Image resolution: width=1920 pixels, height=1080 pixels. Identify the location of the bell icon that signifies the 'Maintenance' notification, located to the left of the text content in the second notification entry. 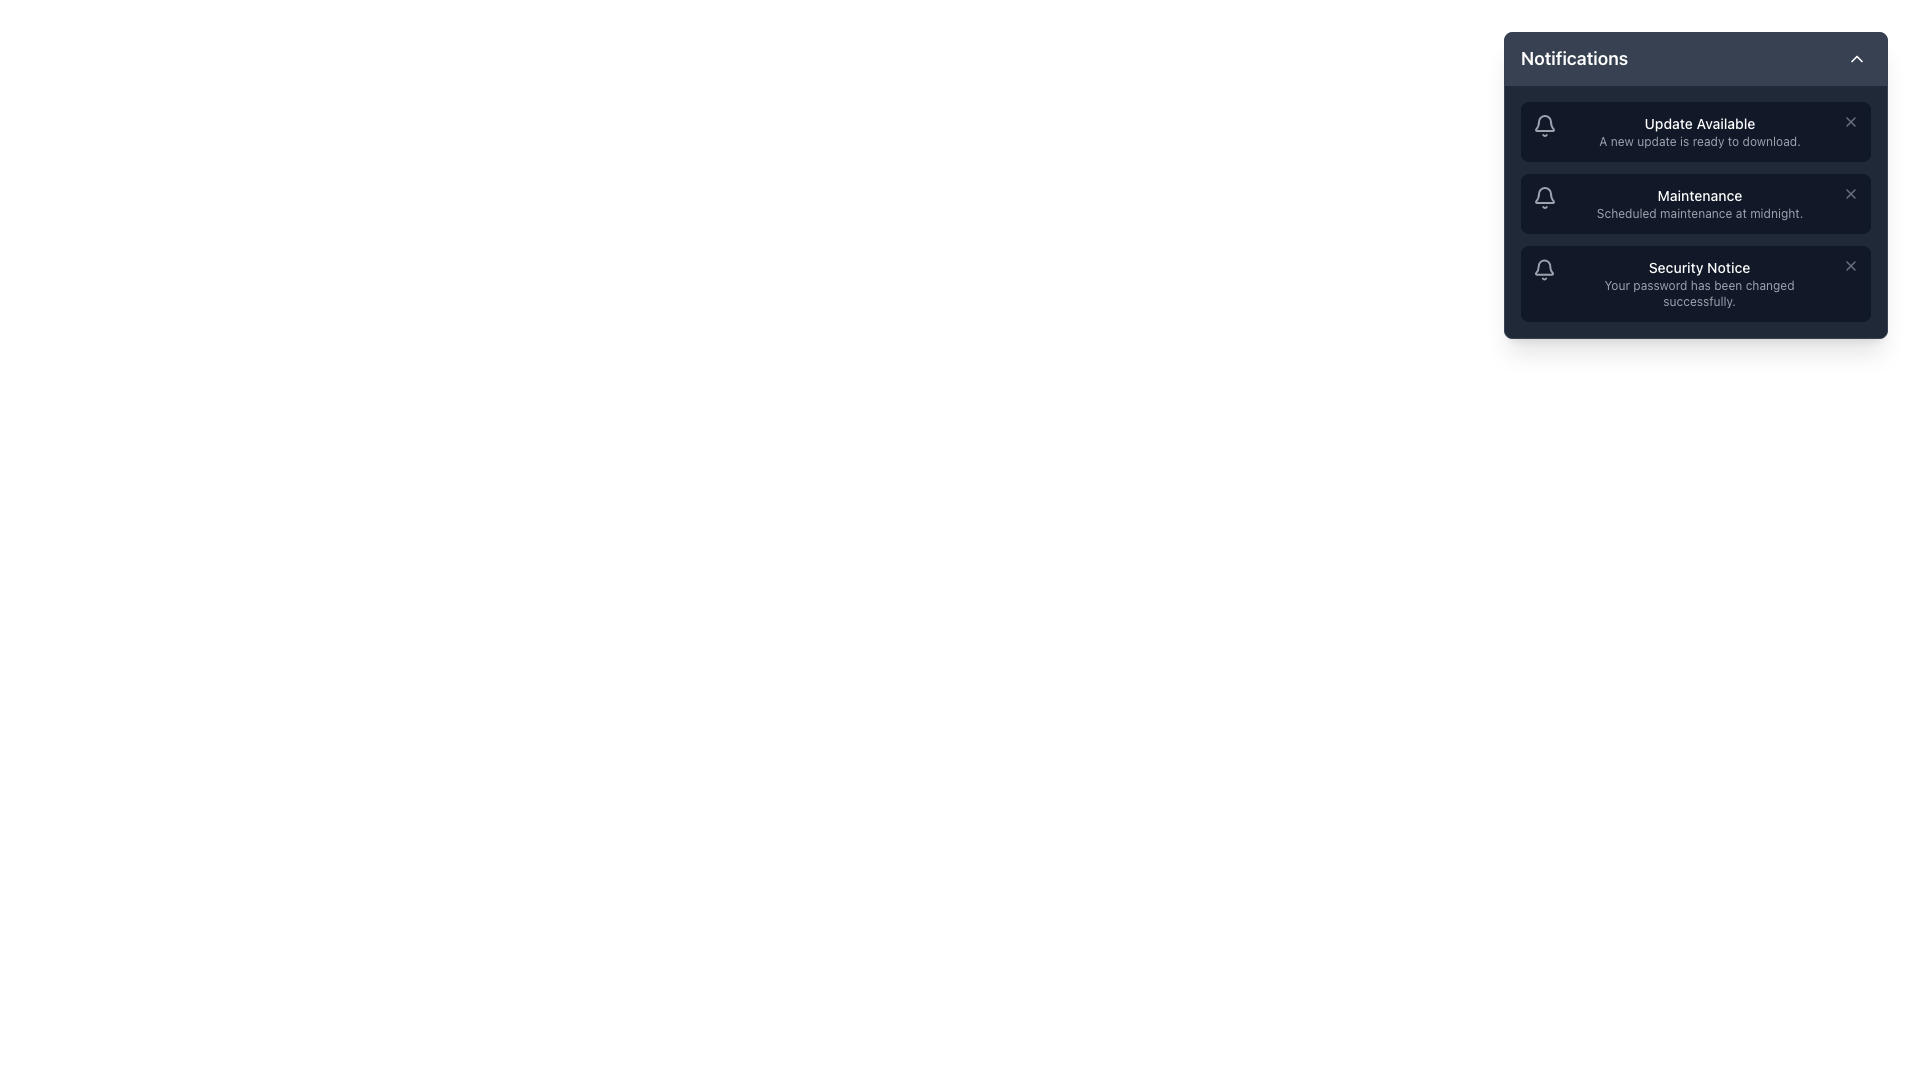
(1544, 197).